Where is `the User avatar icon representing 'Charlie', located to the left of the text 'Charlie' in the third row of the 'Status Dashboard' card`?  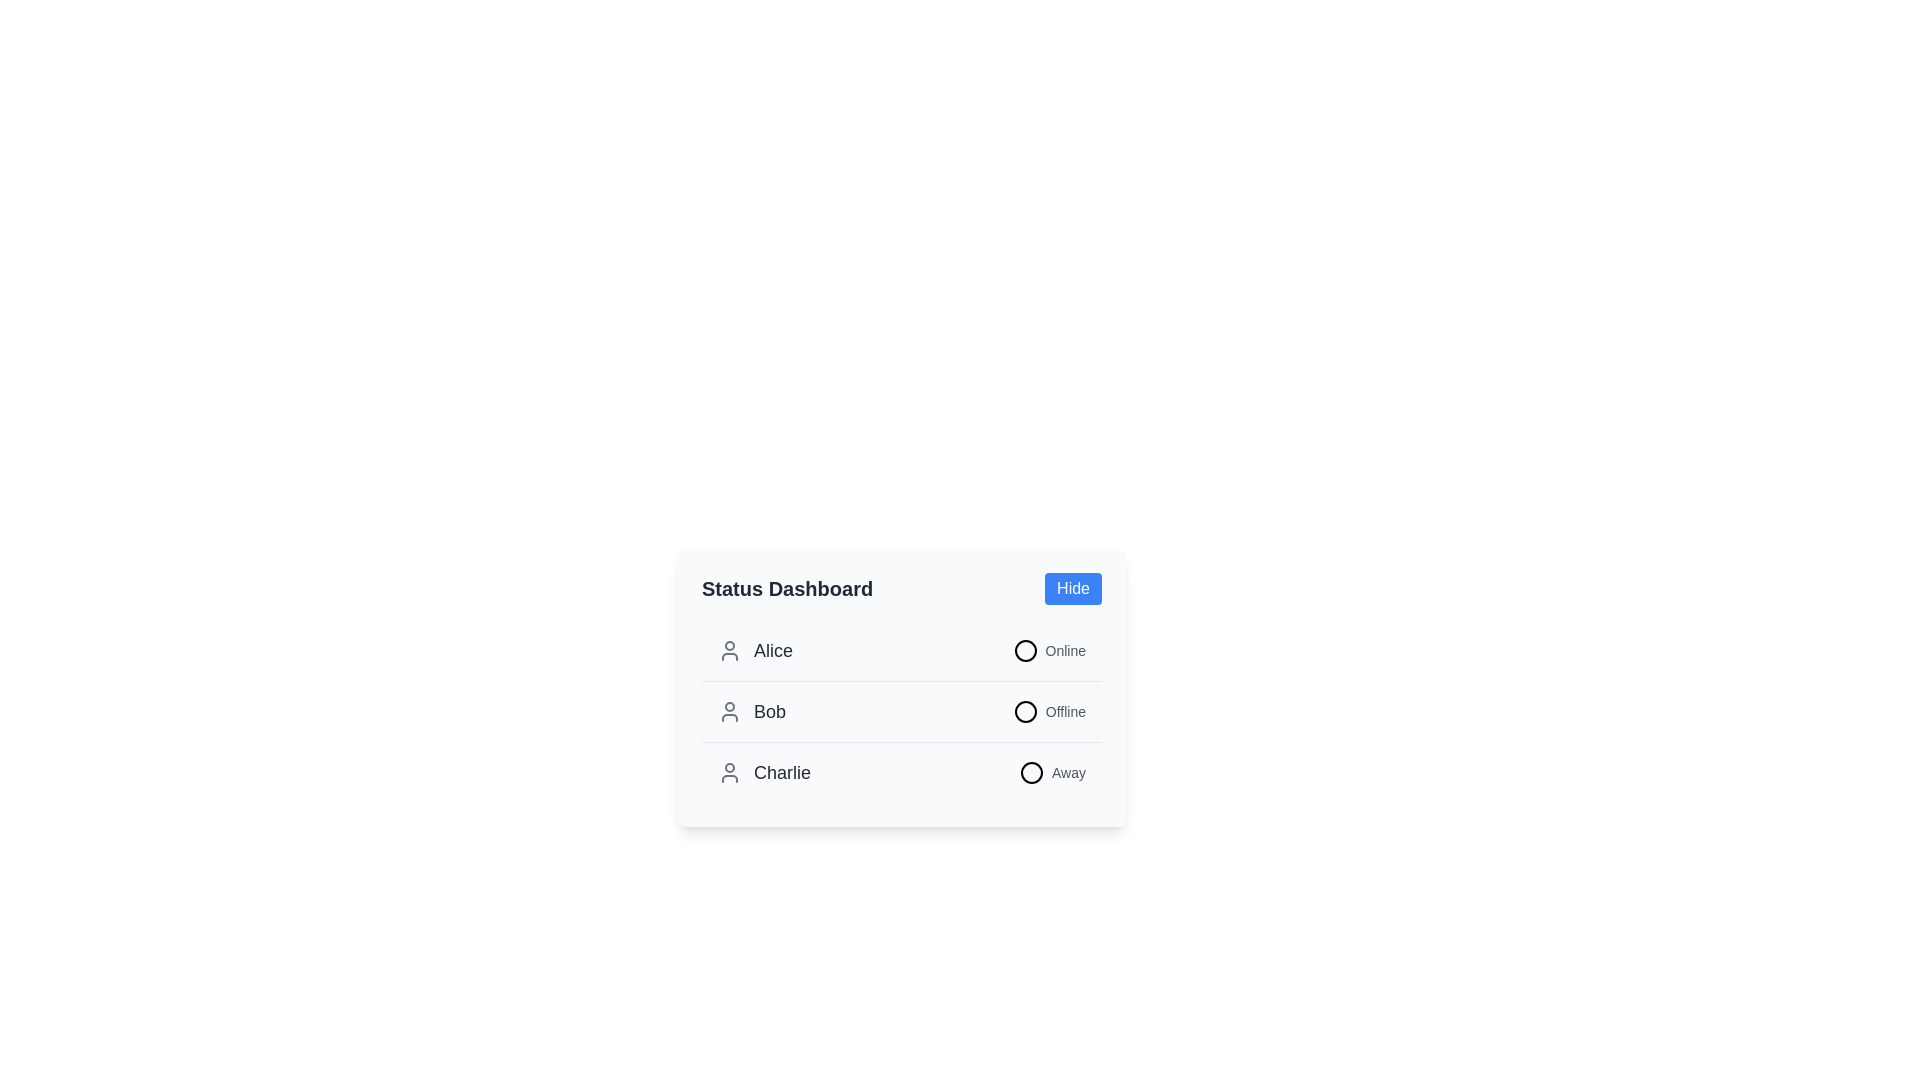
the User avatar icon representing 'Charlie', located to the left of the text 'Charlie' in the third row of the 'Status Dashboard' card is located at coordinates (728, 771).